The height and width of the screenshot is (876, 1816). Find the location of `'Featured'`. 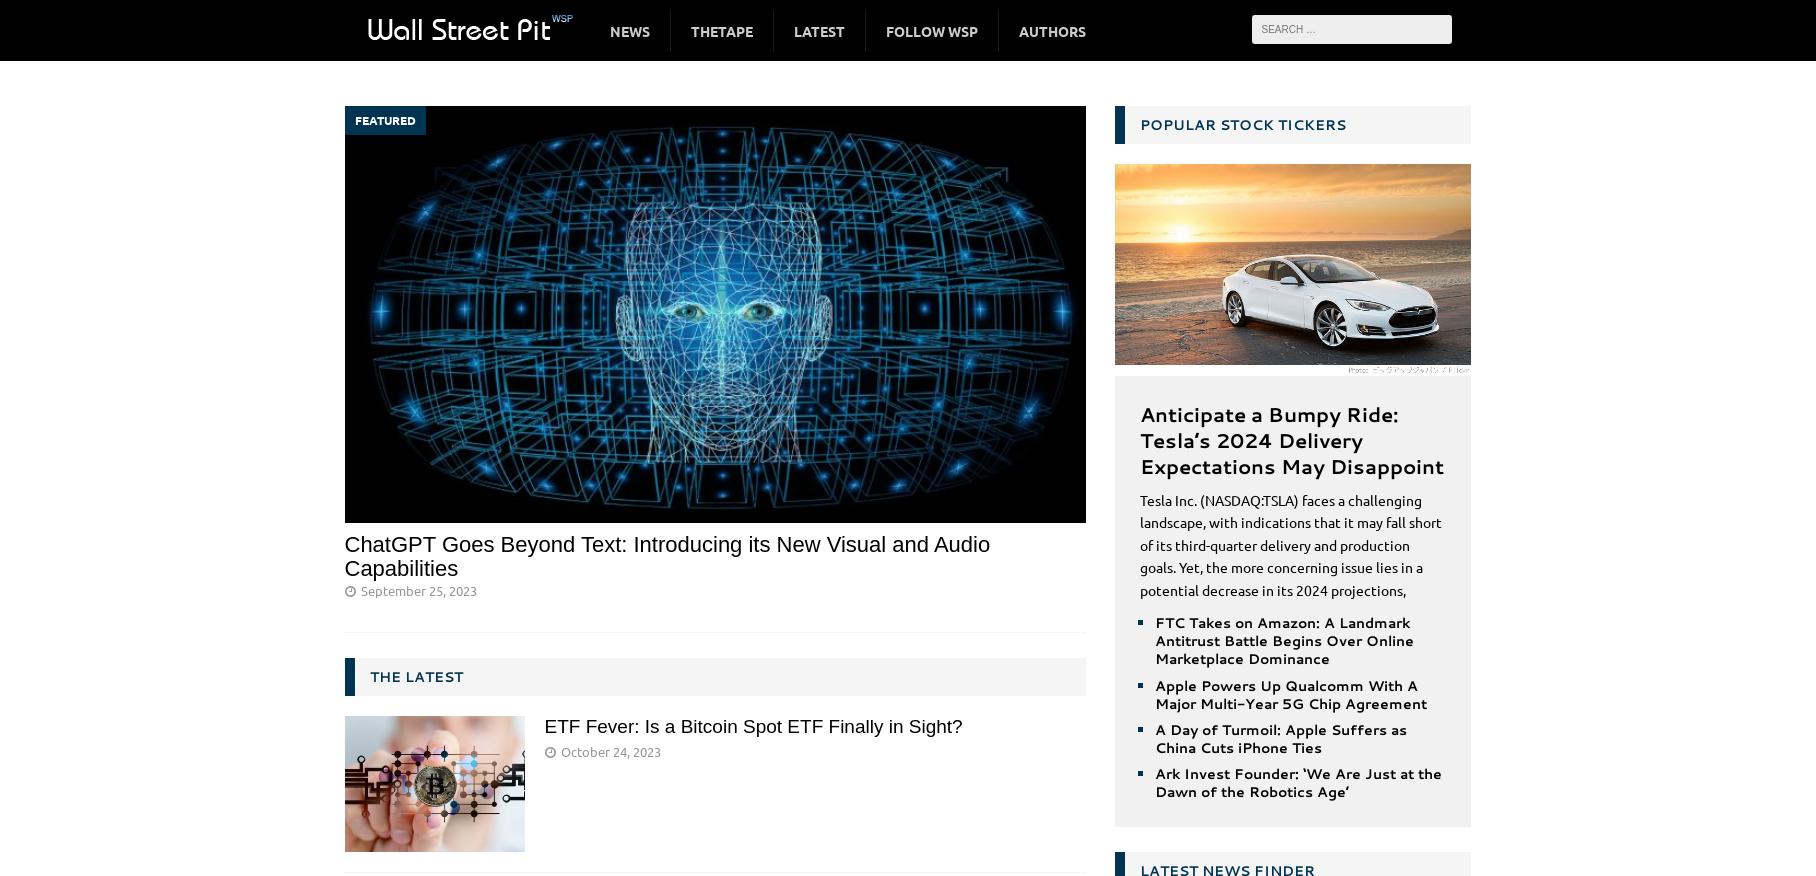

'Featured' is located at coordinates (383, 119).